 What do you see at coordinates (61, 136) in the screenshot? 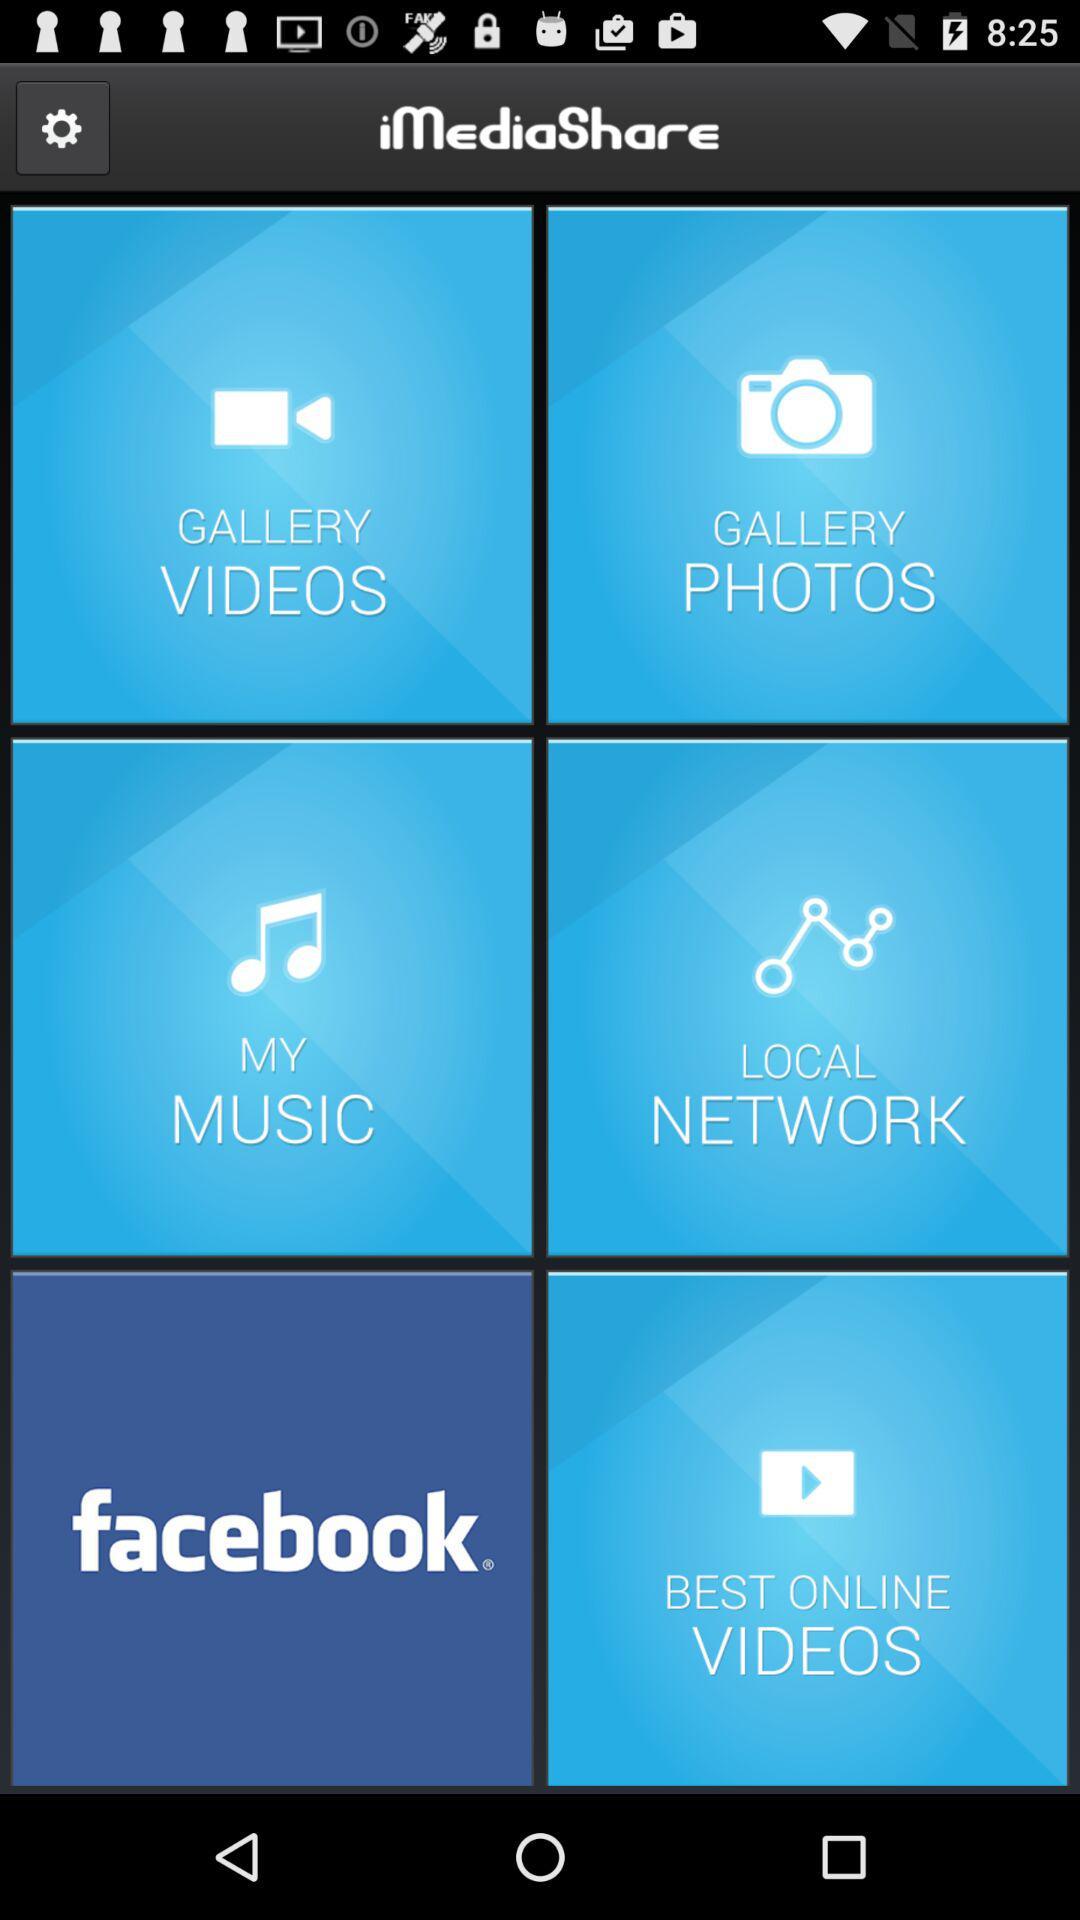
I see `the settings icon` at bounding box center [61, 136].